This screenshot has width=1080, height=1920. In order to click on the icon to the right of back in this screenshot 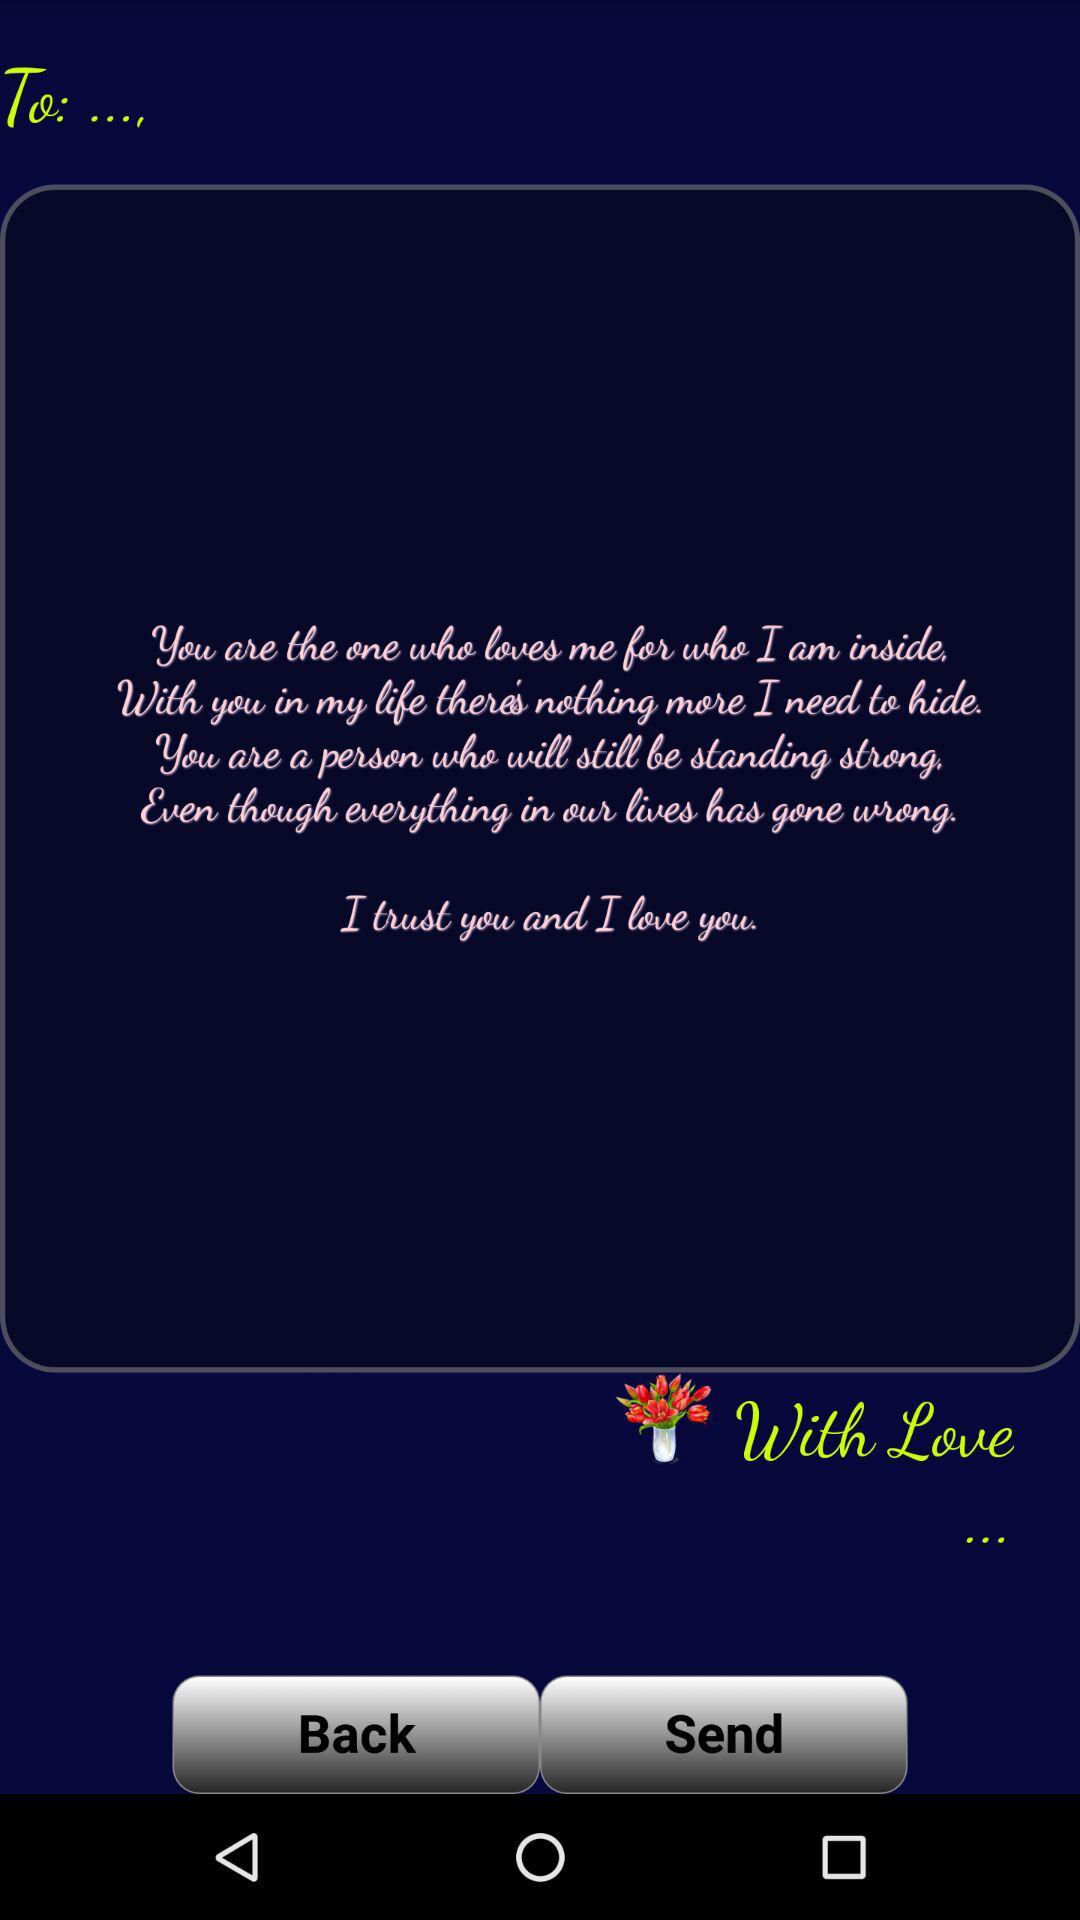, I will do `click(723, 1733)`.